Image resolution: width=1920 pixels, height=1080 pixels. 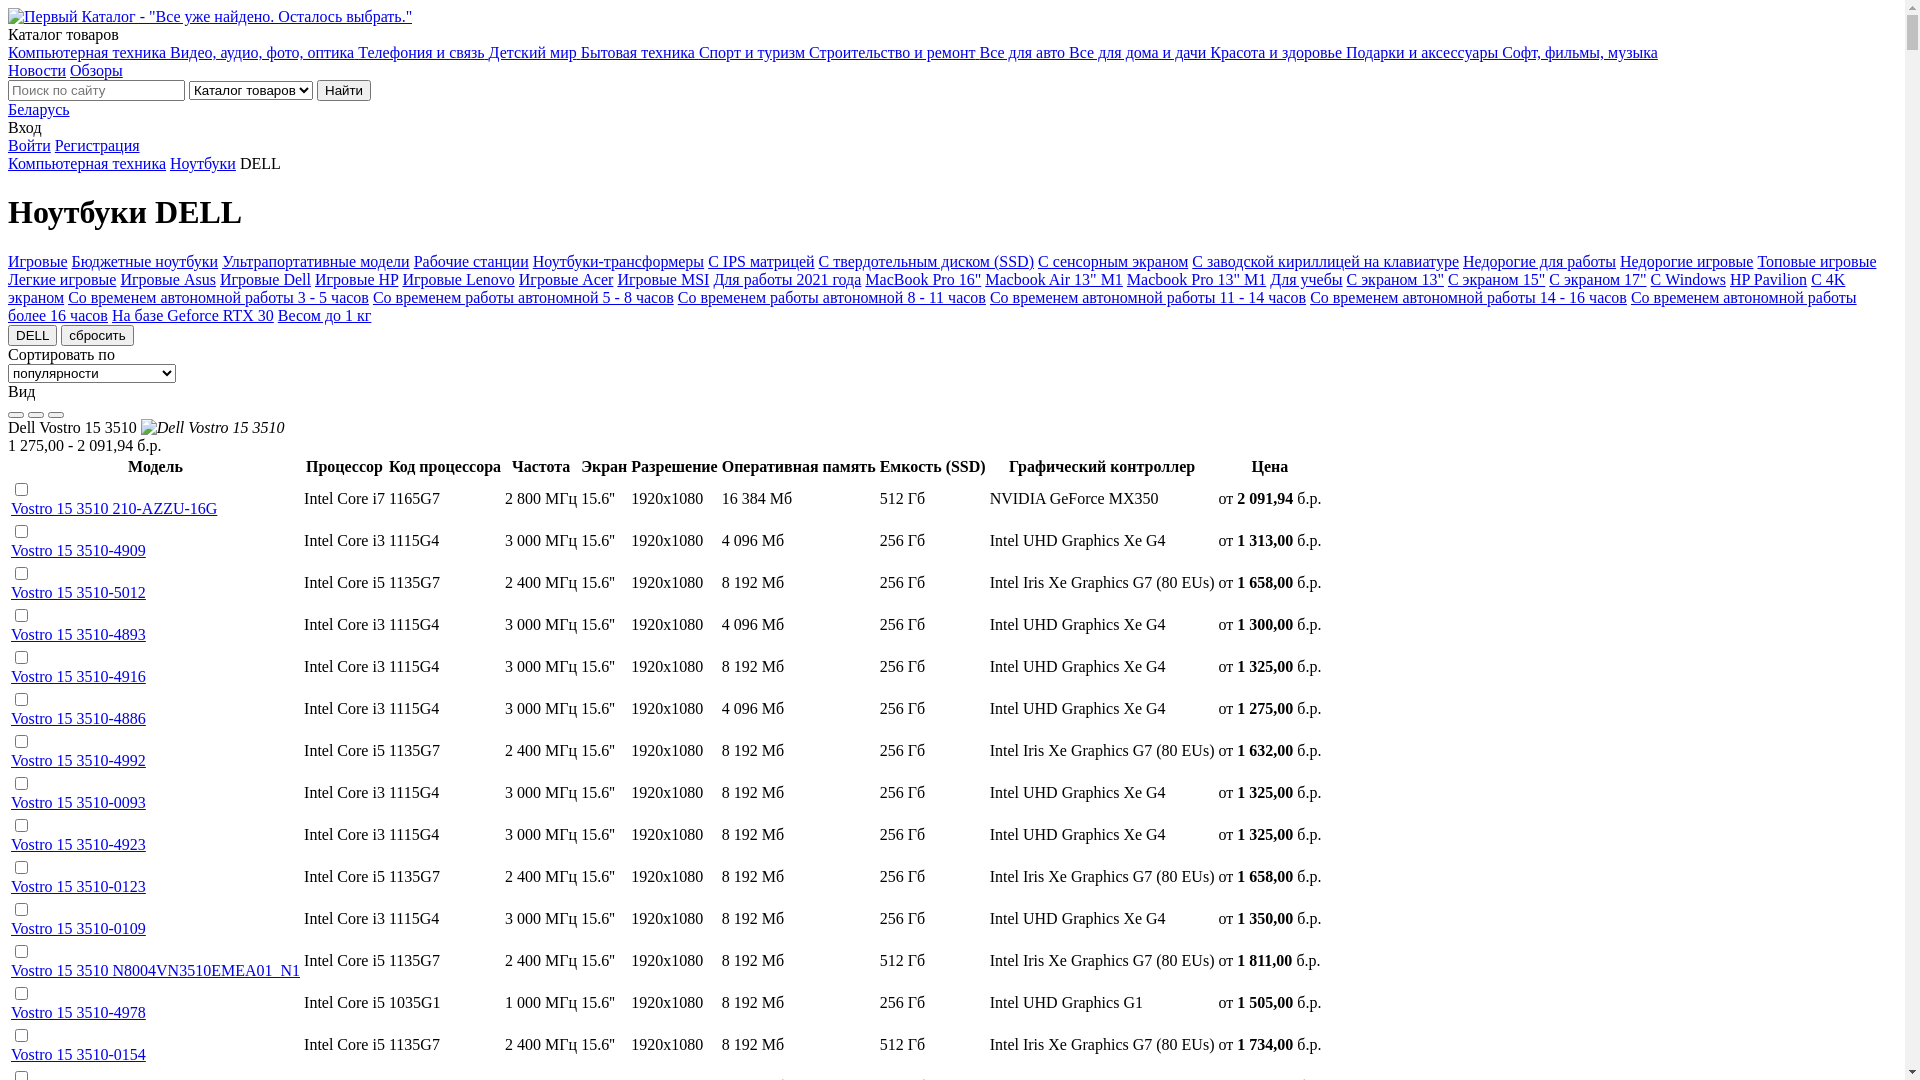 What do you see at coordinates (78, 844) in the screenshot?
I see `'Vostro 15 3510-4923'` at bounding box center [78, 844].